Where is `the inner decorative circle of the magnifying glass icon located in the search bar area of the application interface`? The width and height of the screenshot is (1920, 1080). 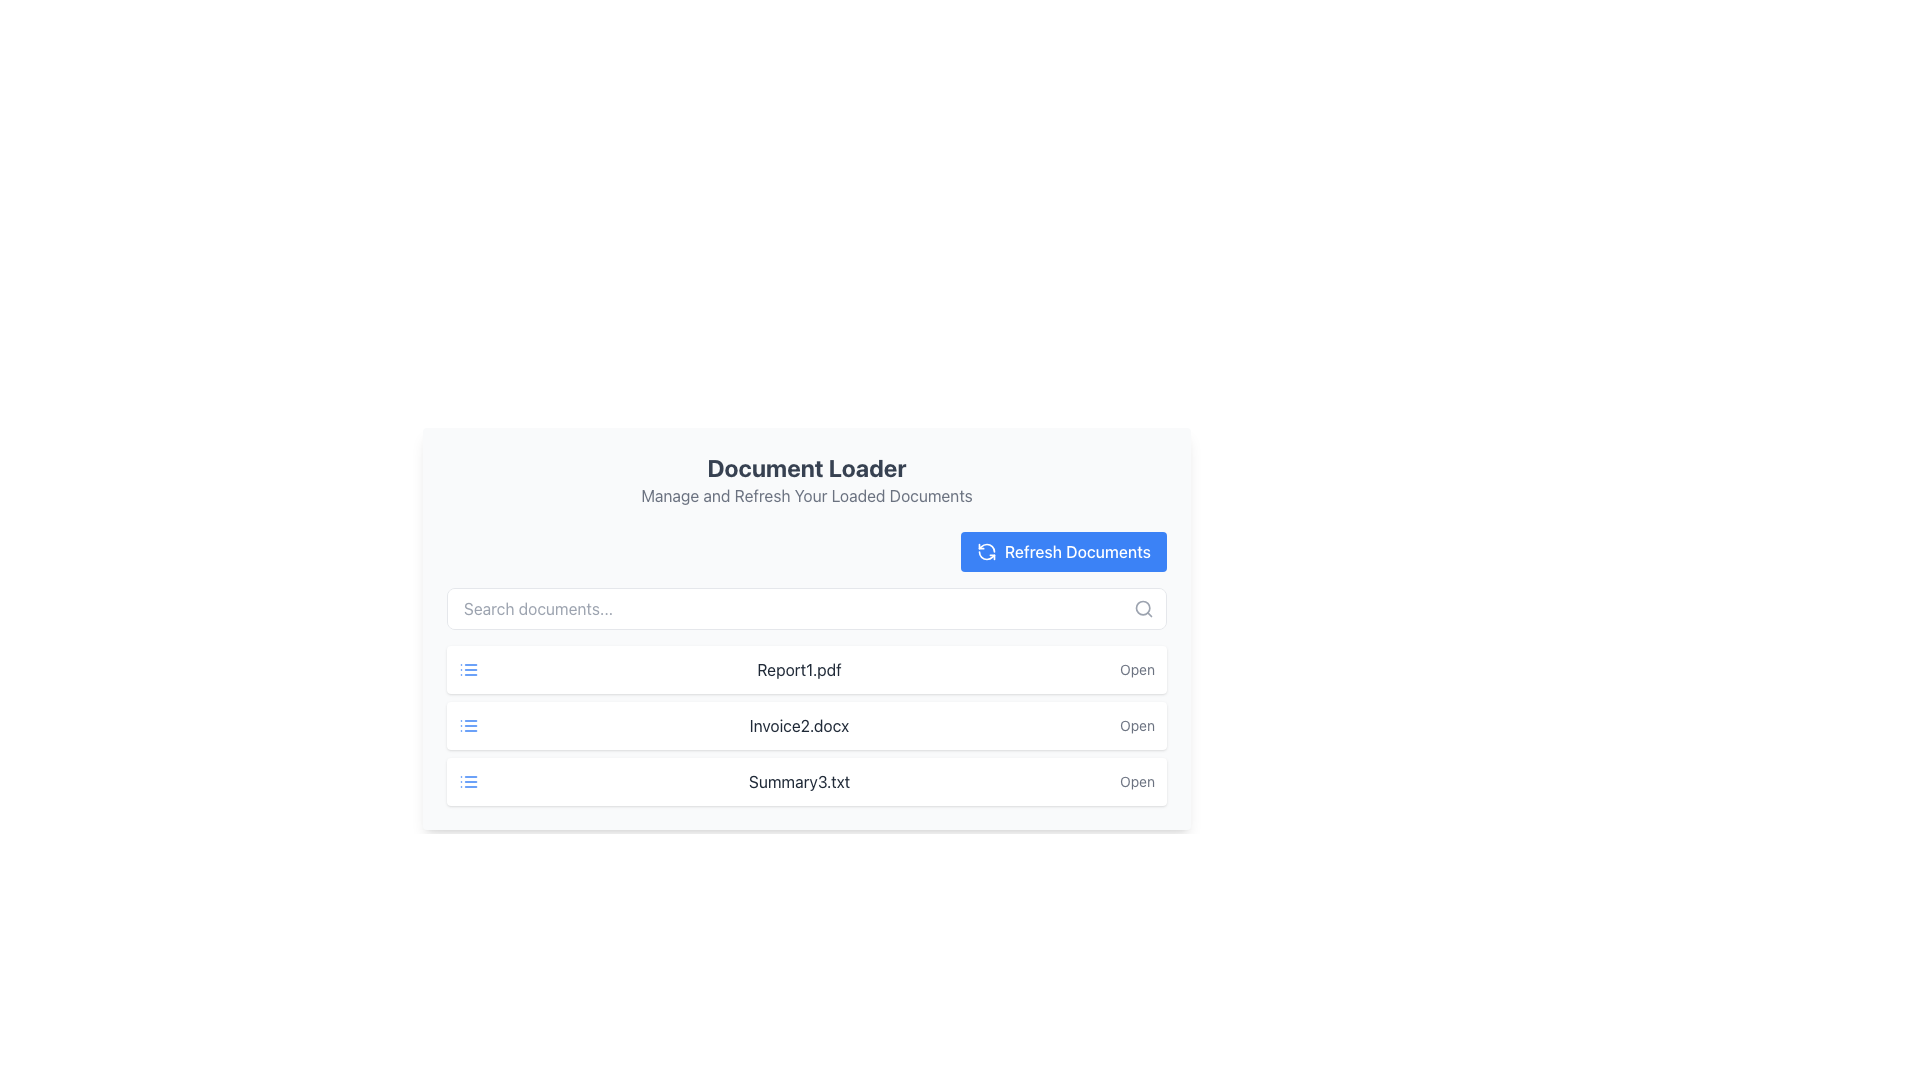
the inner decorative circle of the magnifying glass icon located in the search bar area of the application interface is located at coordinates (1143, 607).